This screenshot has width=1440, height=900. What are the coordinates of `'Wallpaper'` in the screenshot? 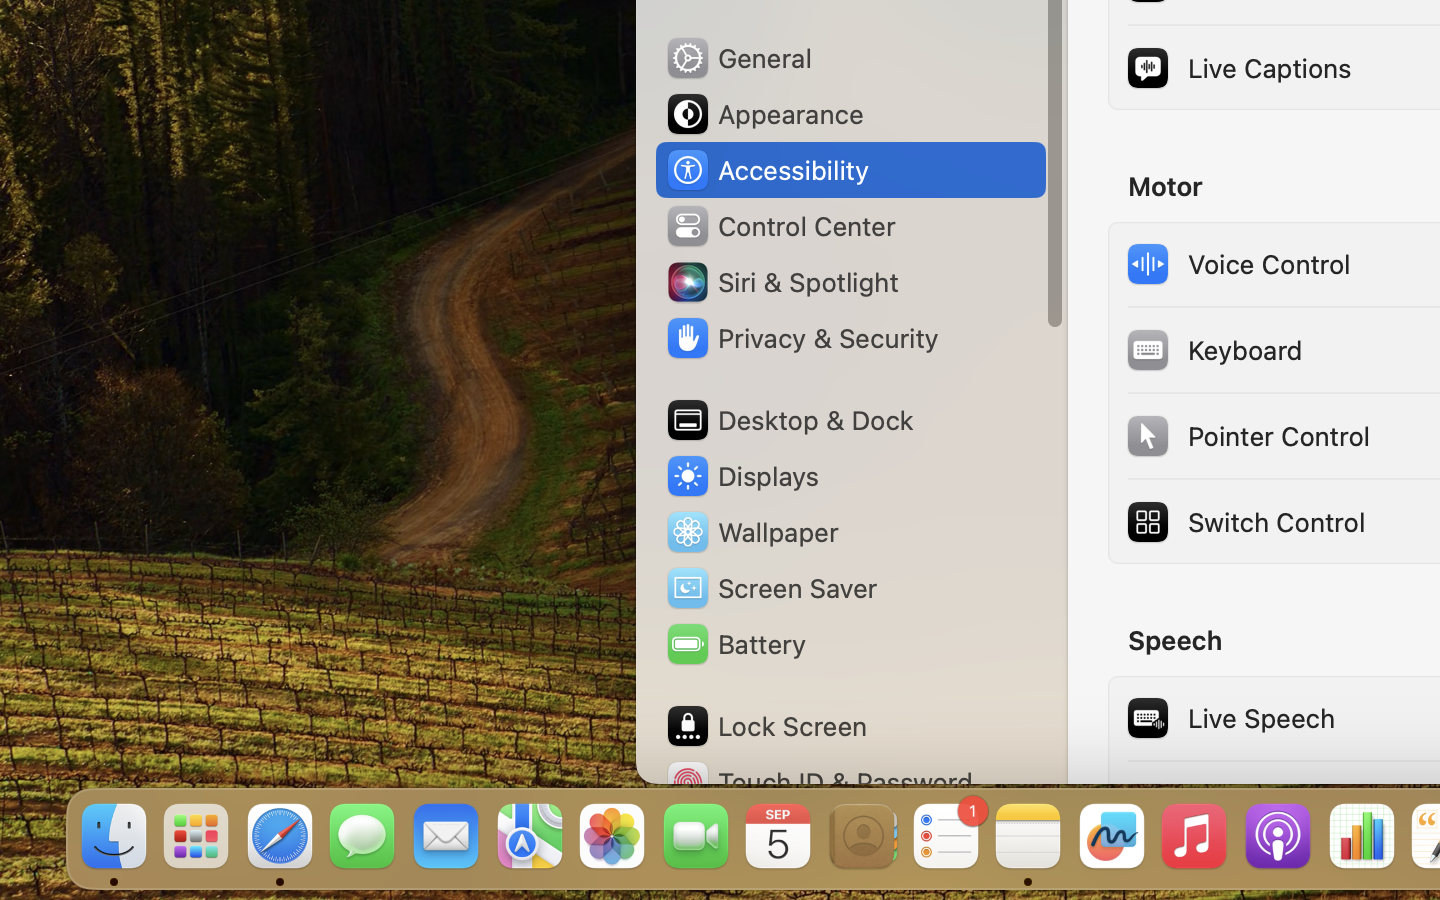 It's located at (749, 530).